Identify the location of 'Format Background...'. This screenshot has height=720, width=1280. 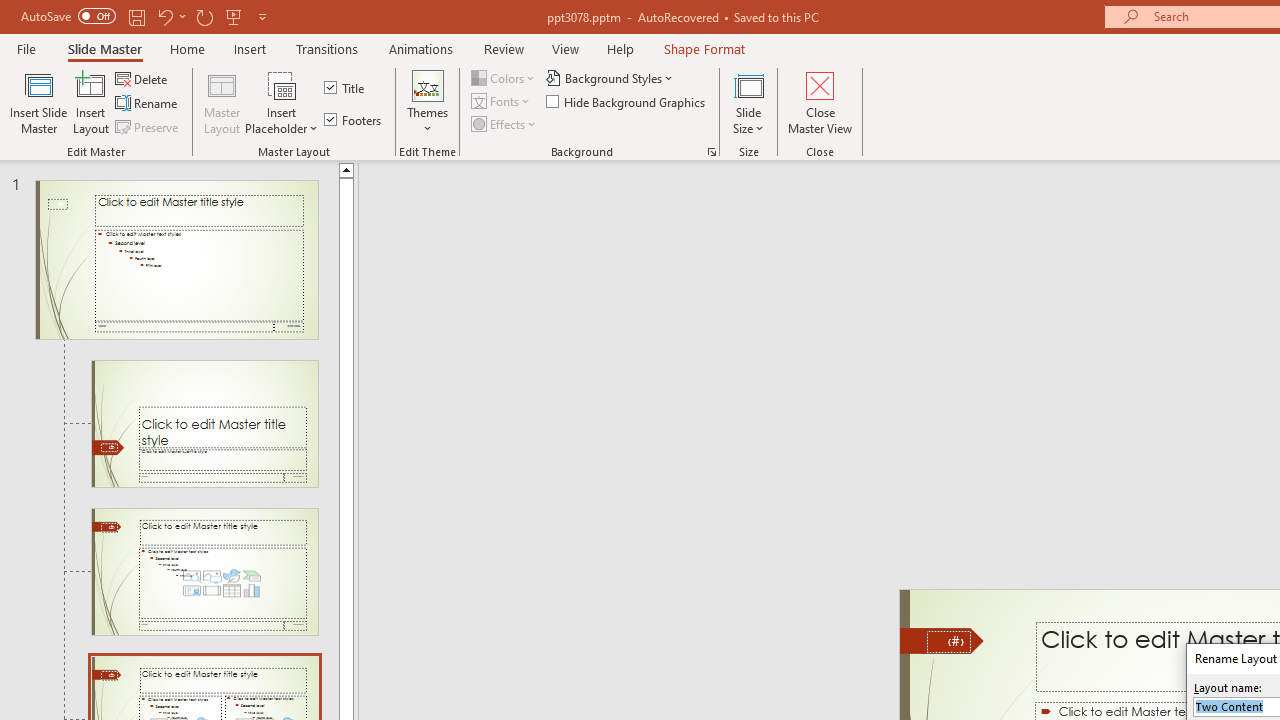
(711, 150).